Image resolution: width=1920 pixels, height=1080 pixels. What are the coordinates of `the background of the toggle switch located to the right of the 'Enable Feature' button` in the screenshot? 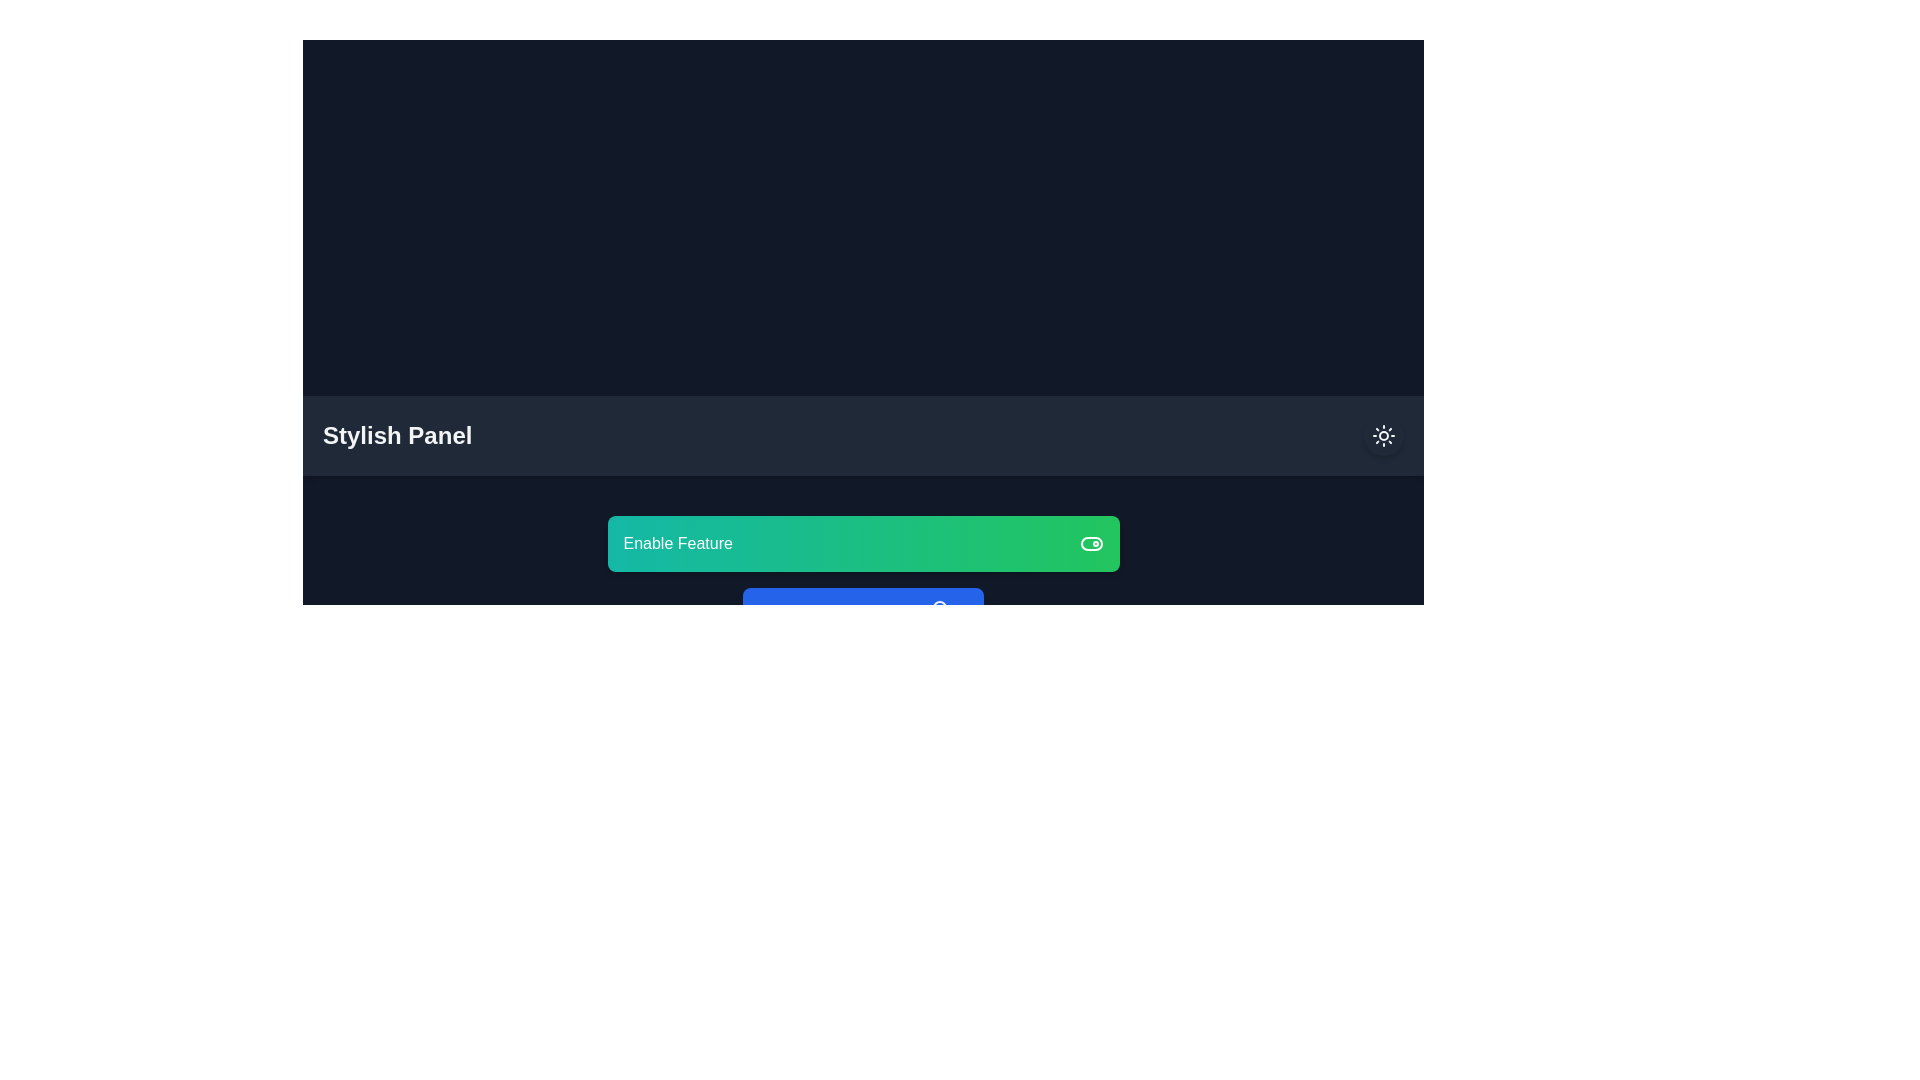 It's located at (1090, 543).